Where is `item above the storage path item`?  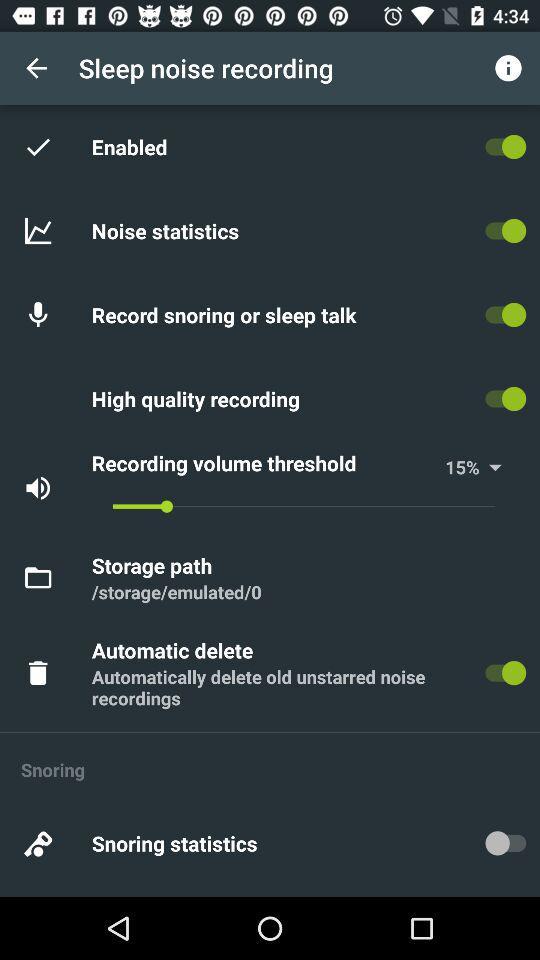 item above the storage path item is located at coordinates (303, 505).